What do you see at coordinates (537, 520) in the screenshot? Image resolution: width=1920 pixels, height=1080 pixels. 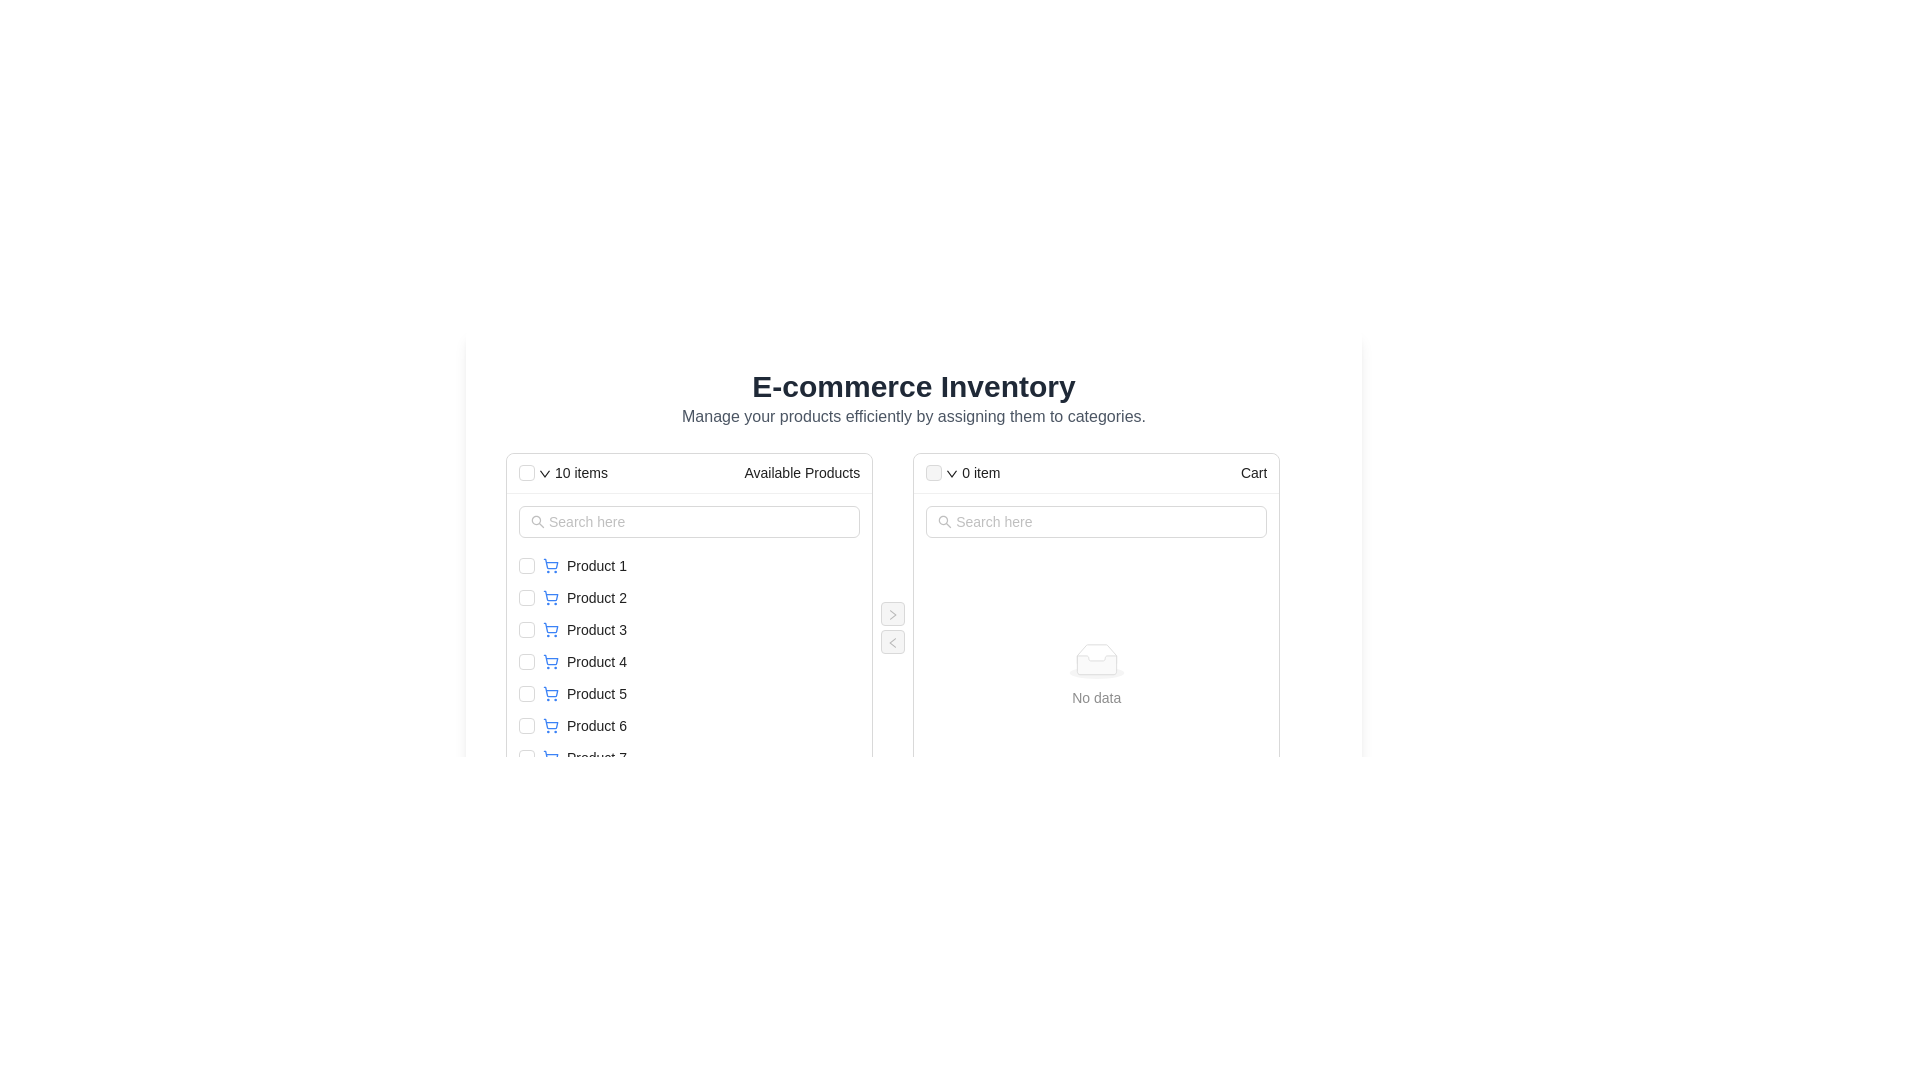 I see `the search icon located at the beginning of the 'Search here' input field in the 'Available Products' section` at bounding box center [537, 520].